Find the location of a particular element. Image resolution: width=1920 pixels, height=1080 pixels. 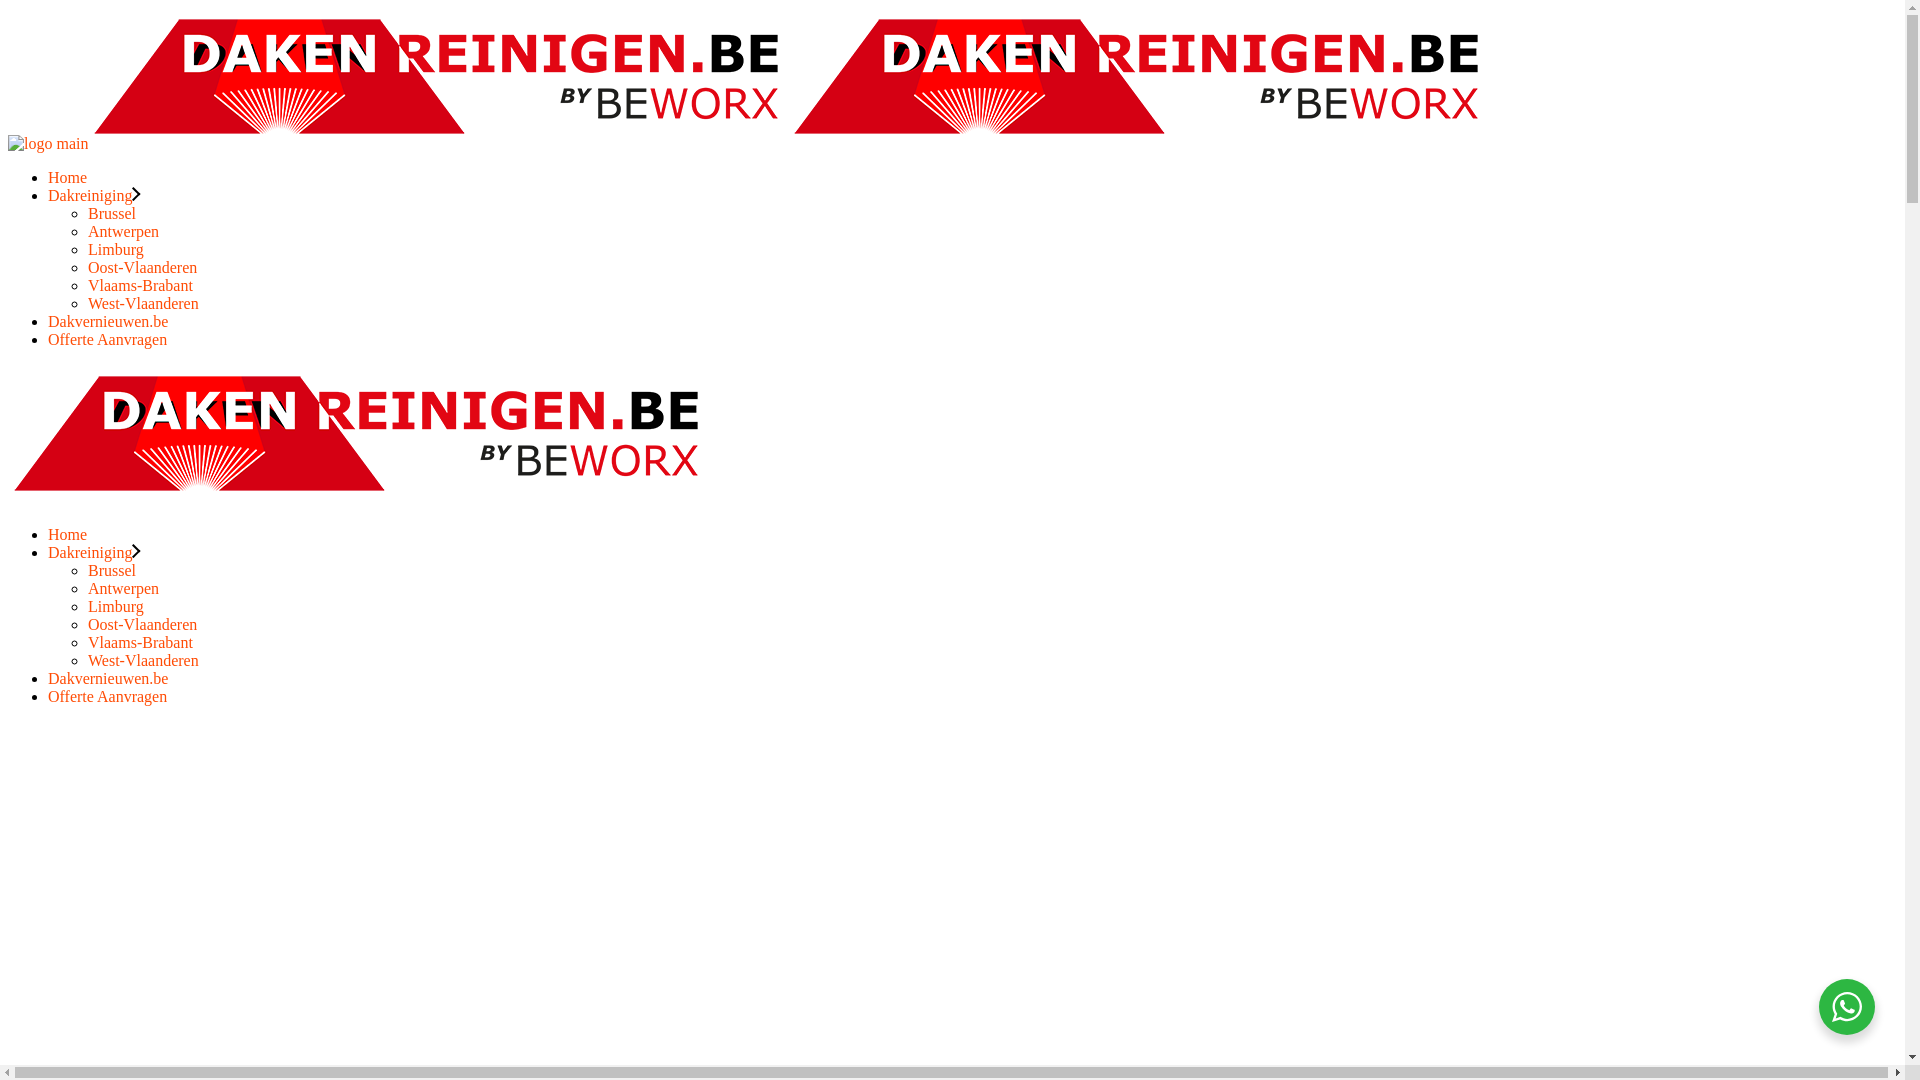

'Oost-Vlaanderen' is located at coordinates (141, 266).